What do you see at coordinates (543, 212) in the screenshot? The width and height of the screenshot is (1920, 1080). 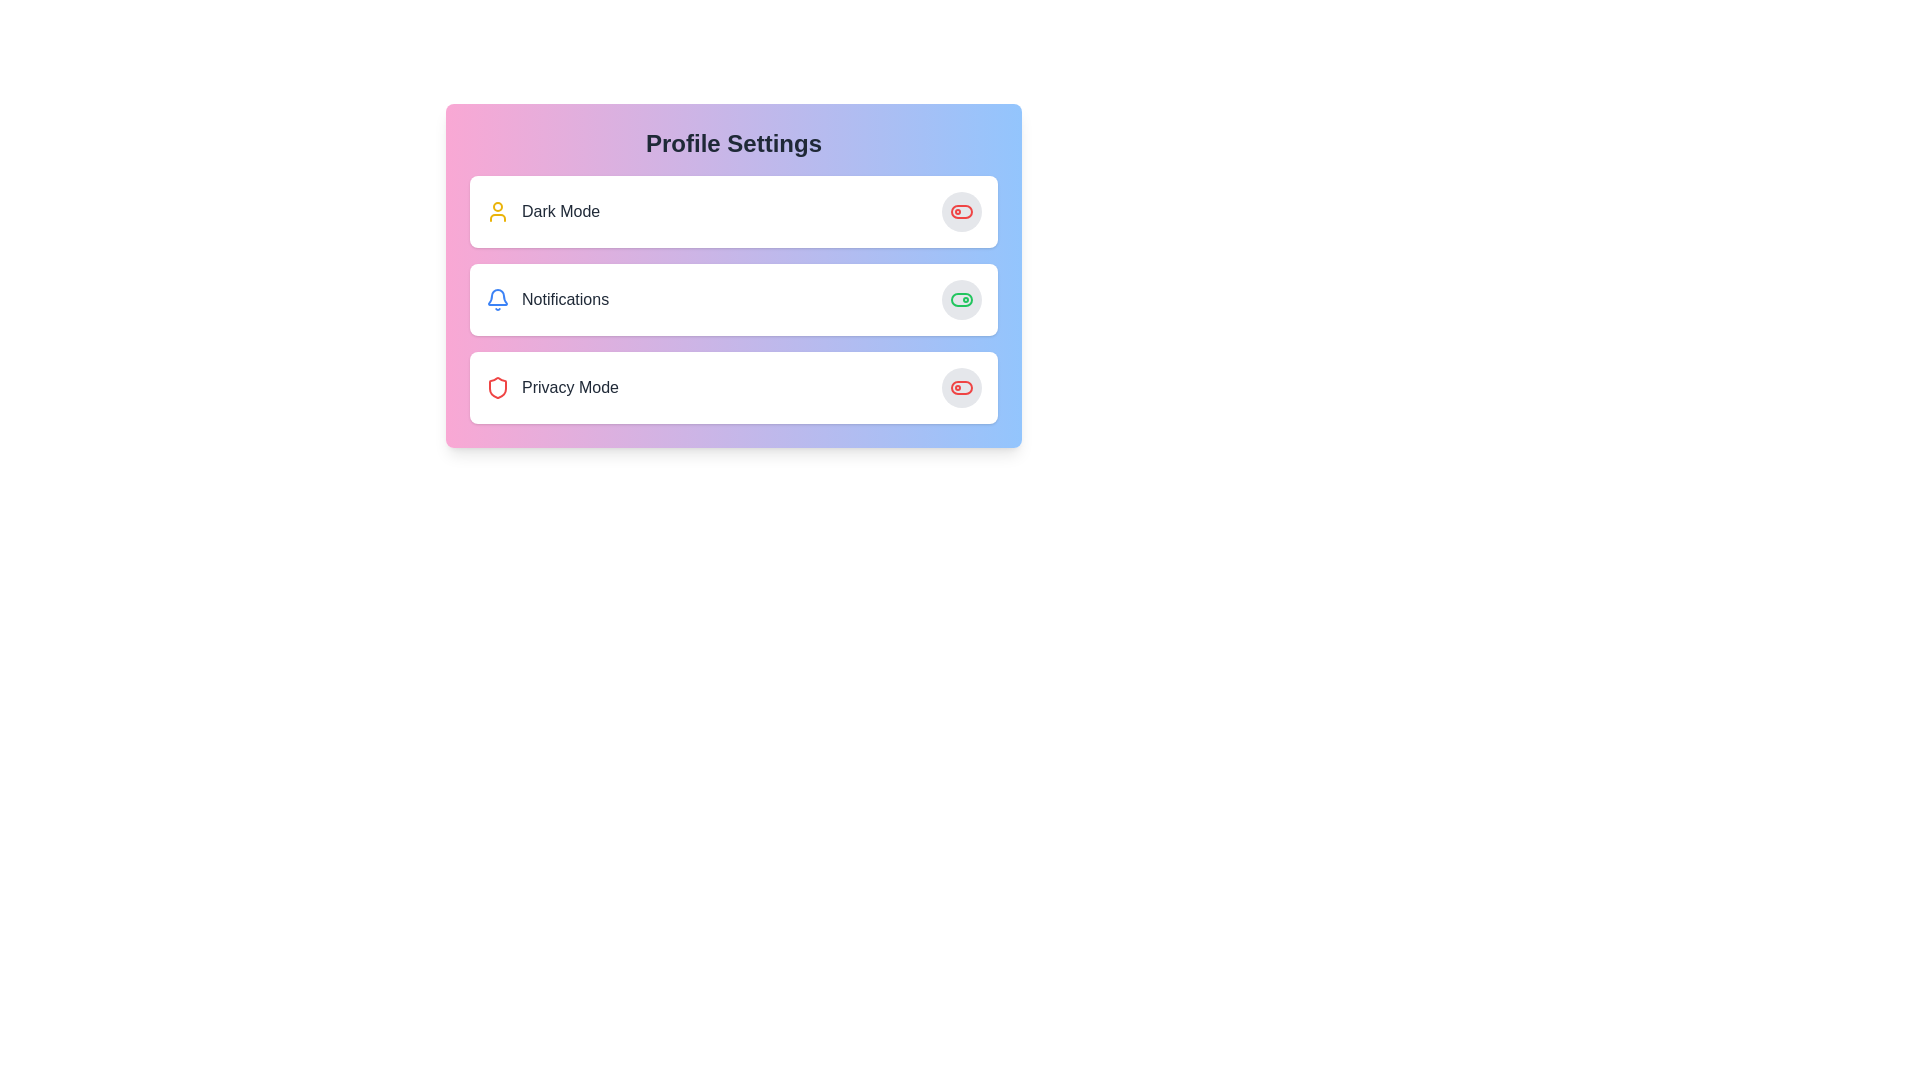 I see `the 'Dark Mode' label with the user icon, which is the first item in the 'Profile Settings' card, featuring a yellow user icon and bold, capitalized text` at bounding box center [543, 212].